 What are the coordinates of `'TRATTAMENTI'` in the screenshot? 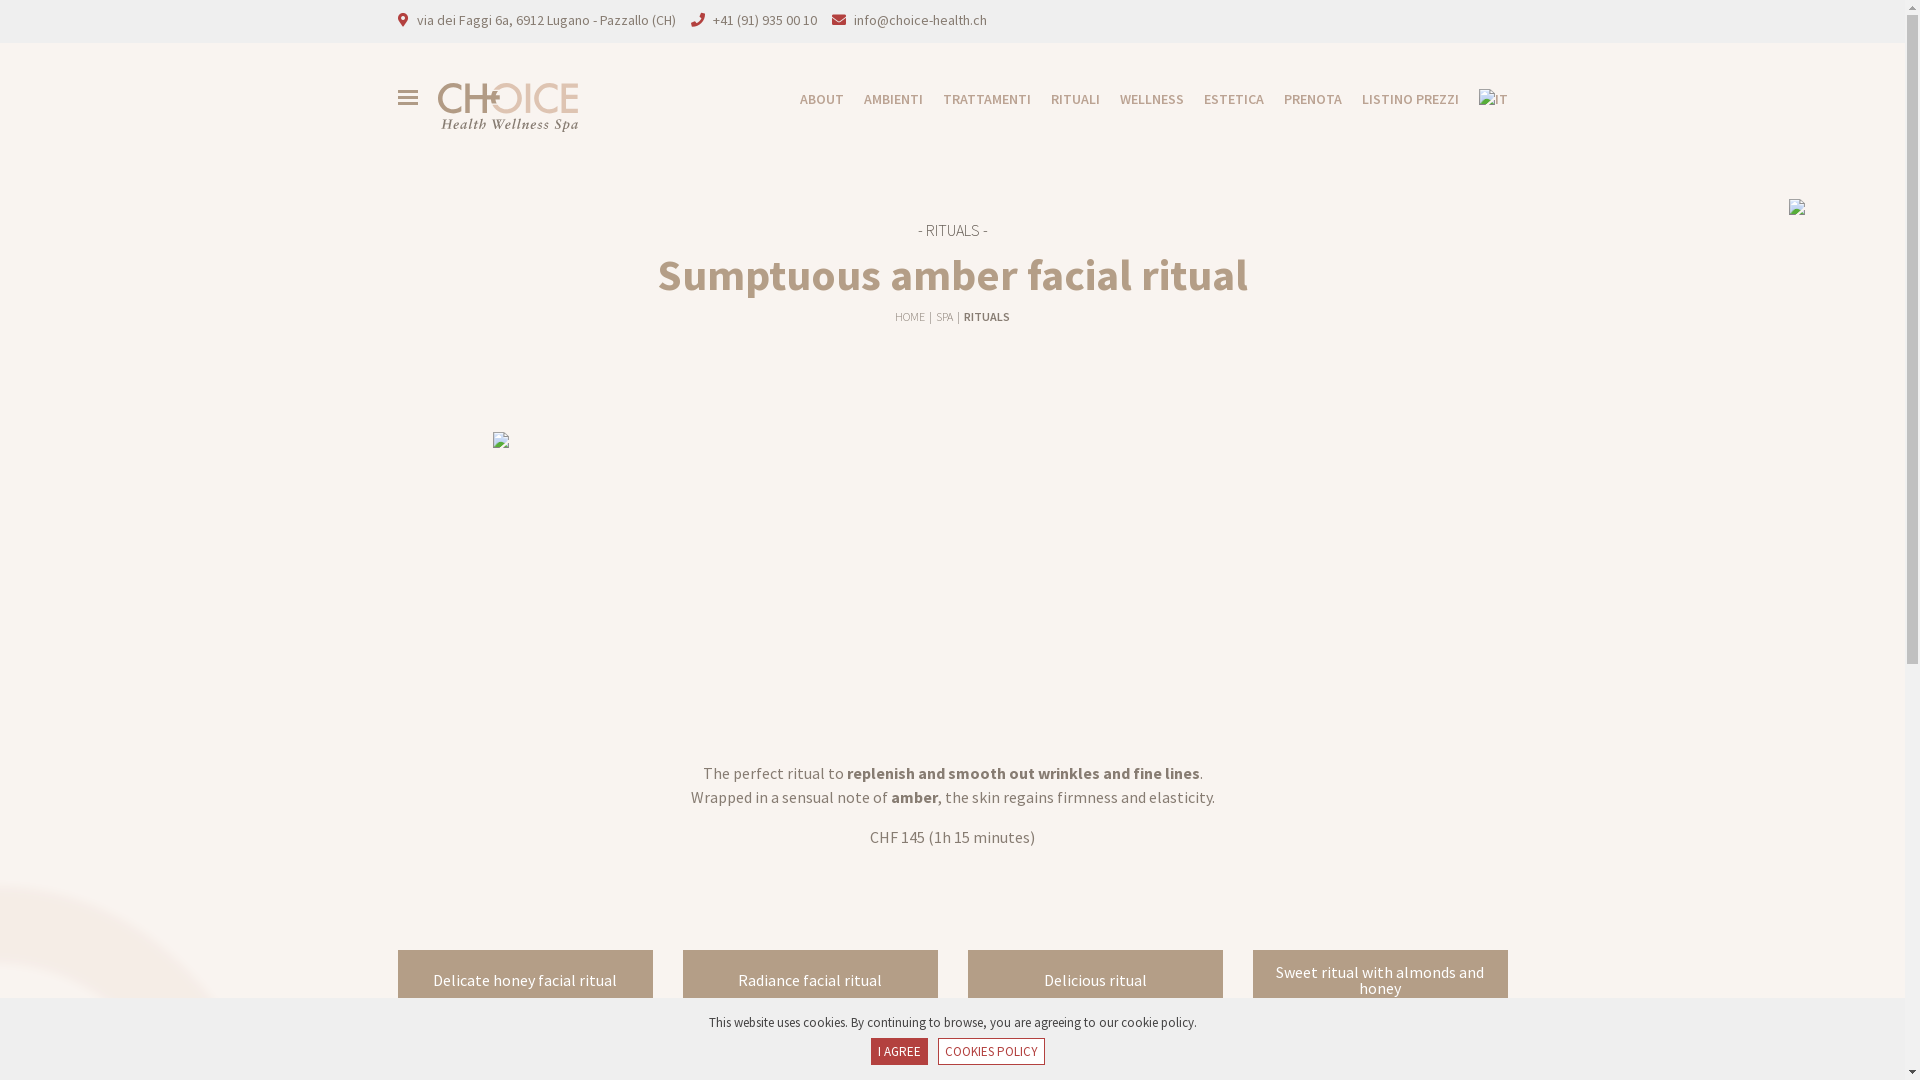 It's located at (920, 99).